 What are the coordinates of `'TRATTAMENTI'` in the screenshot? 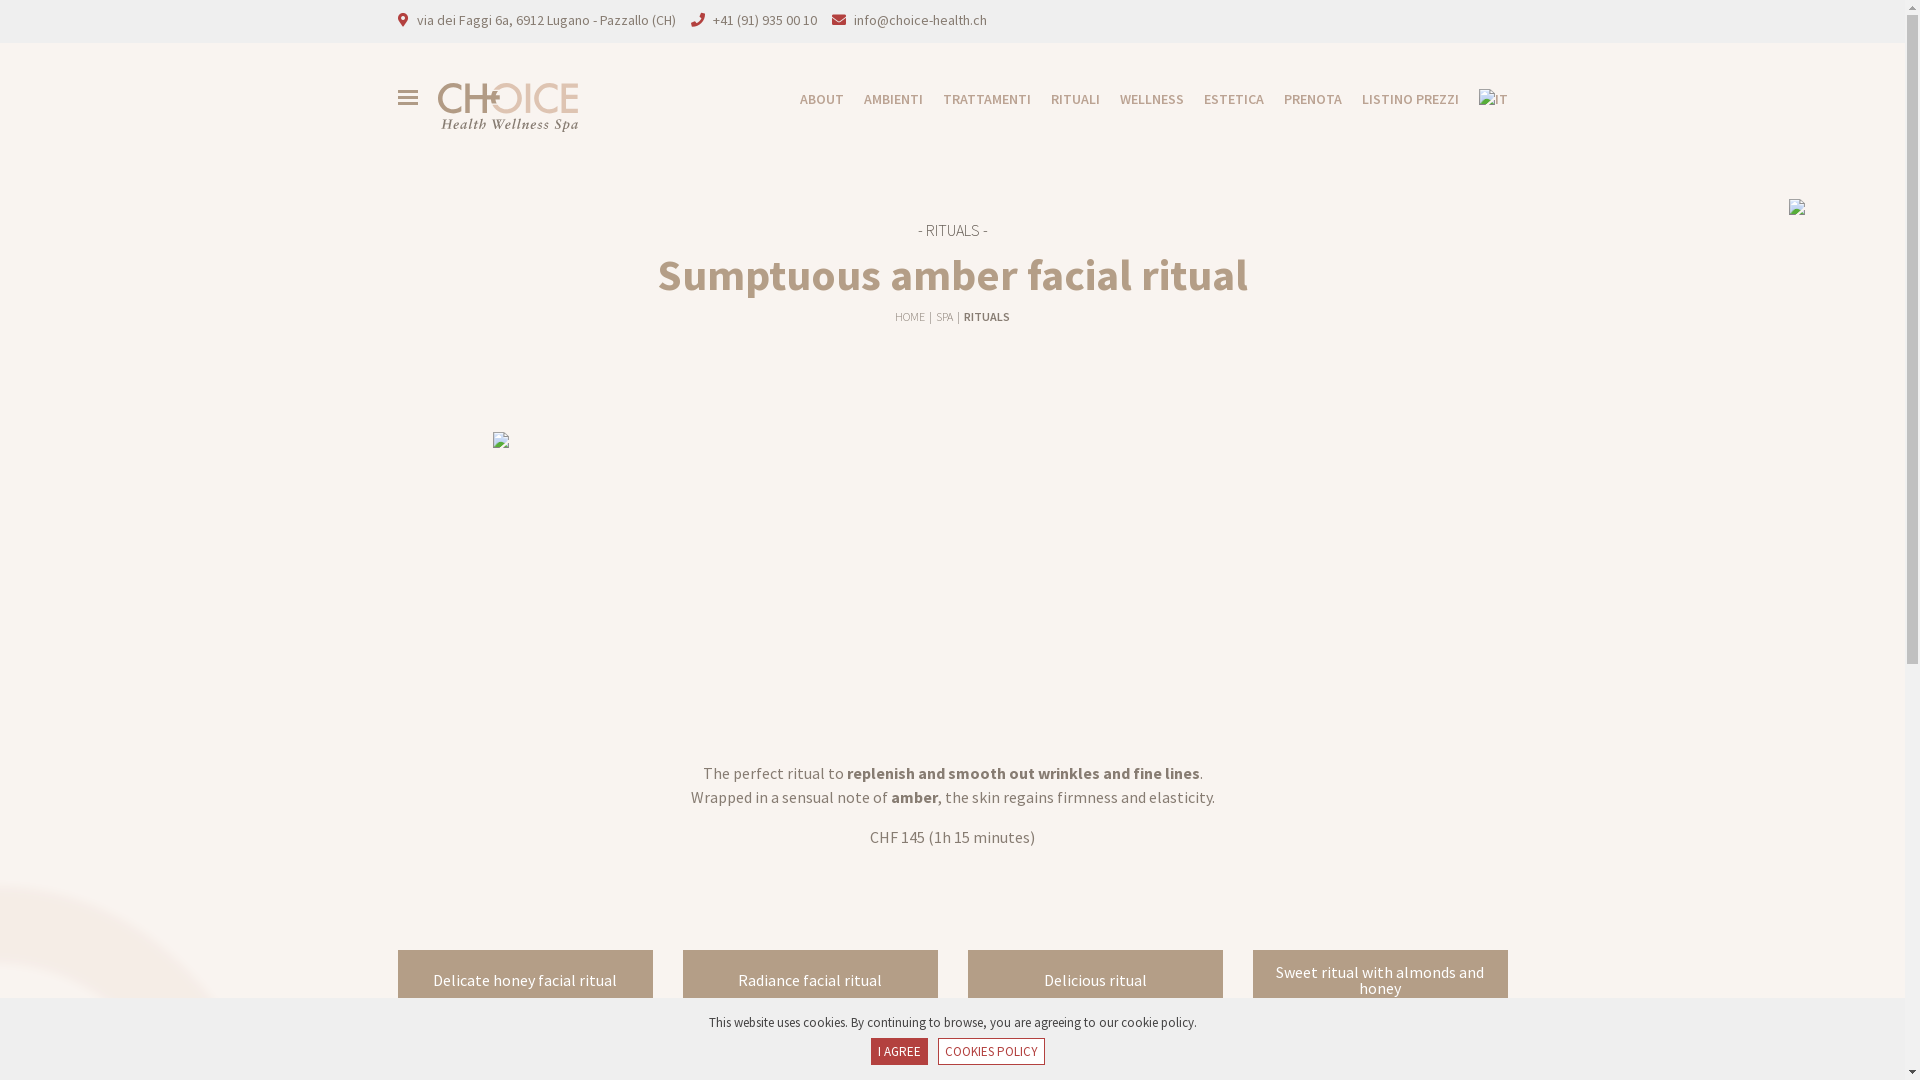 It's located at (920, 99).